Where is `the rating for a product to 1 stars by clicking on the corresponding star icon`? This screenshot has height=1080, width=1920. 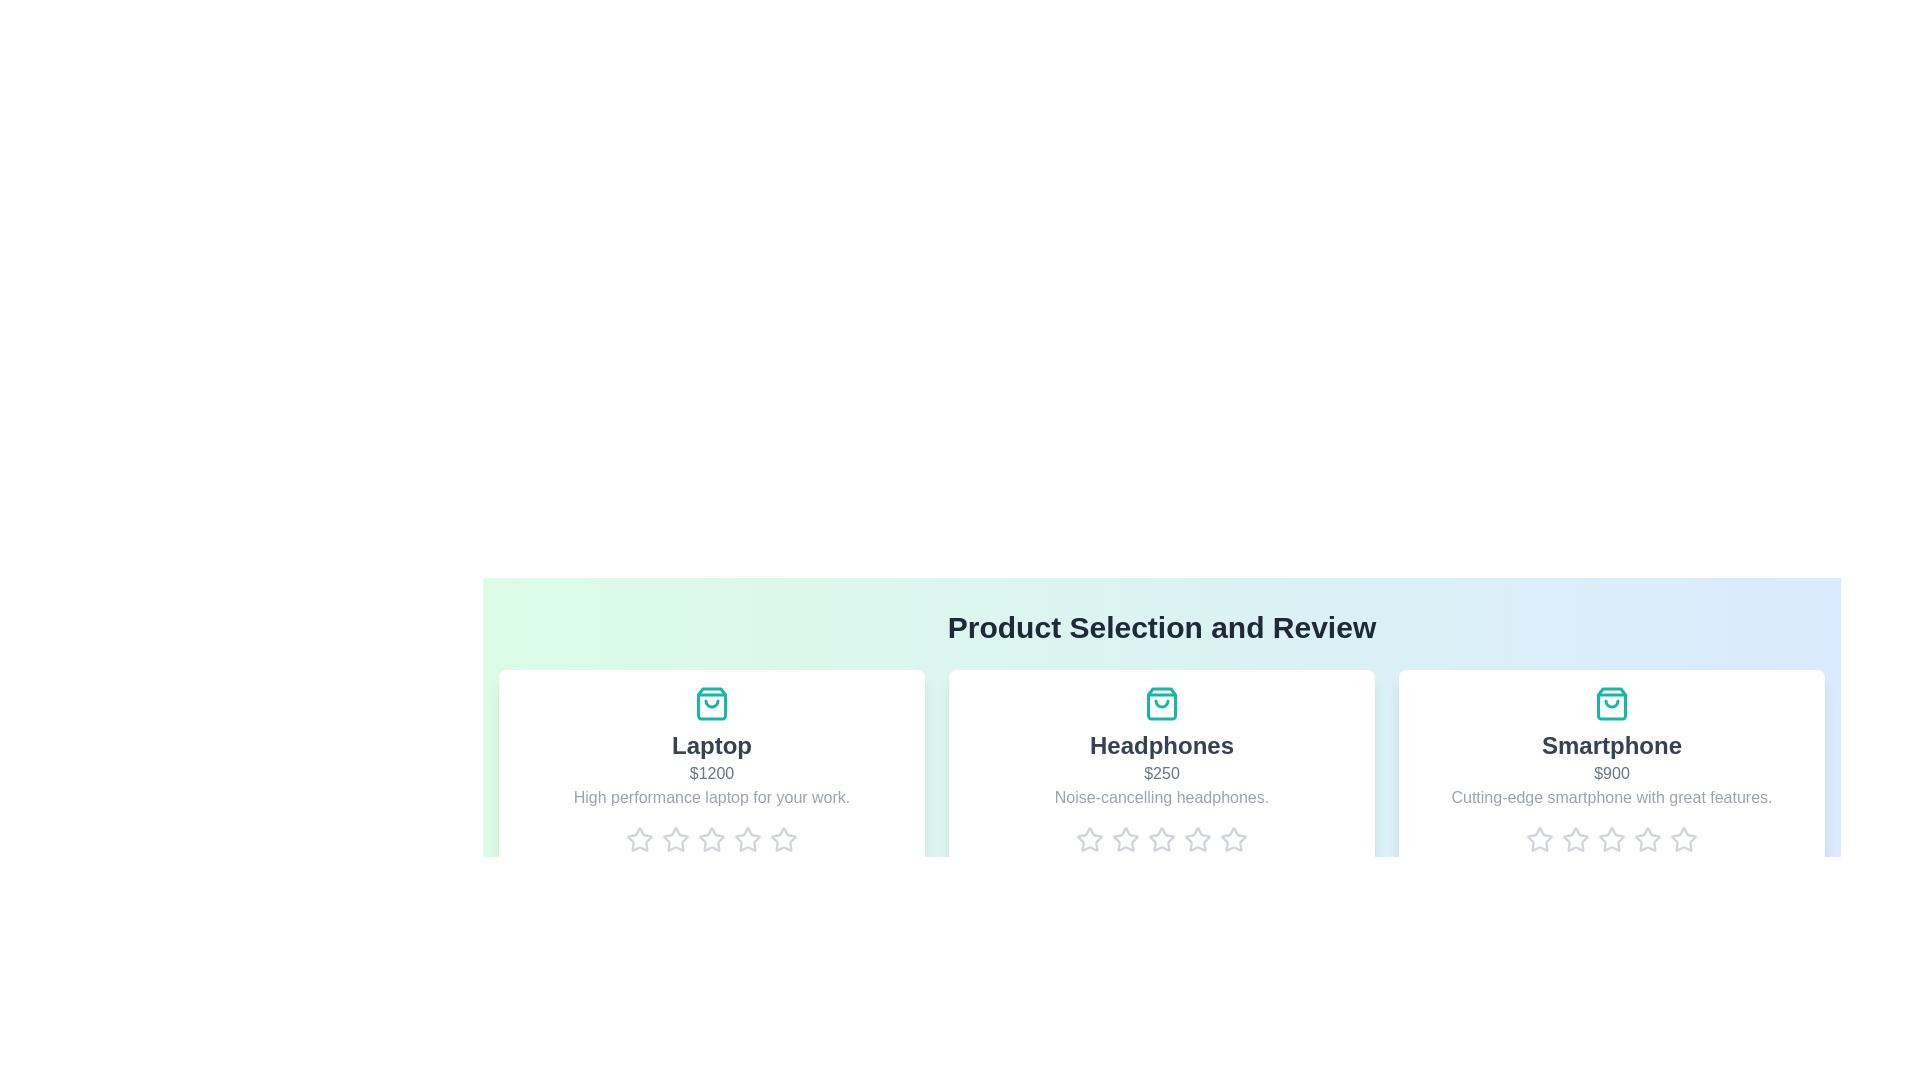
the rating for a product to 1 stars by clicking on the corresponding star icon is located at coordinates (638, 840).